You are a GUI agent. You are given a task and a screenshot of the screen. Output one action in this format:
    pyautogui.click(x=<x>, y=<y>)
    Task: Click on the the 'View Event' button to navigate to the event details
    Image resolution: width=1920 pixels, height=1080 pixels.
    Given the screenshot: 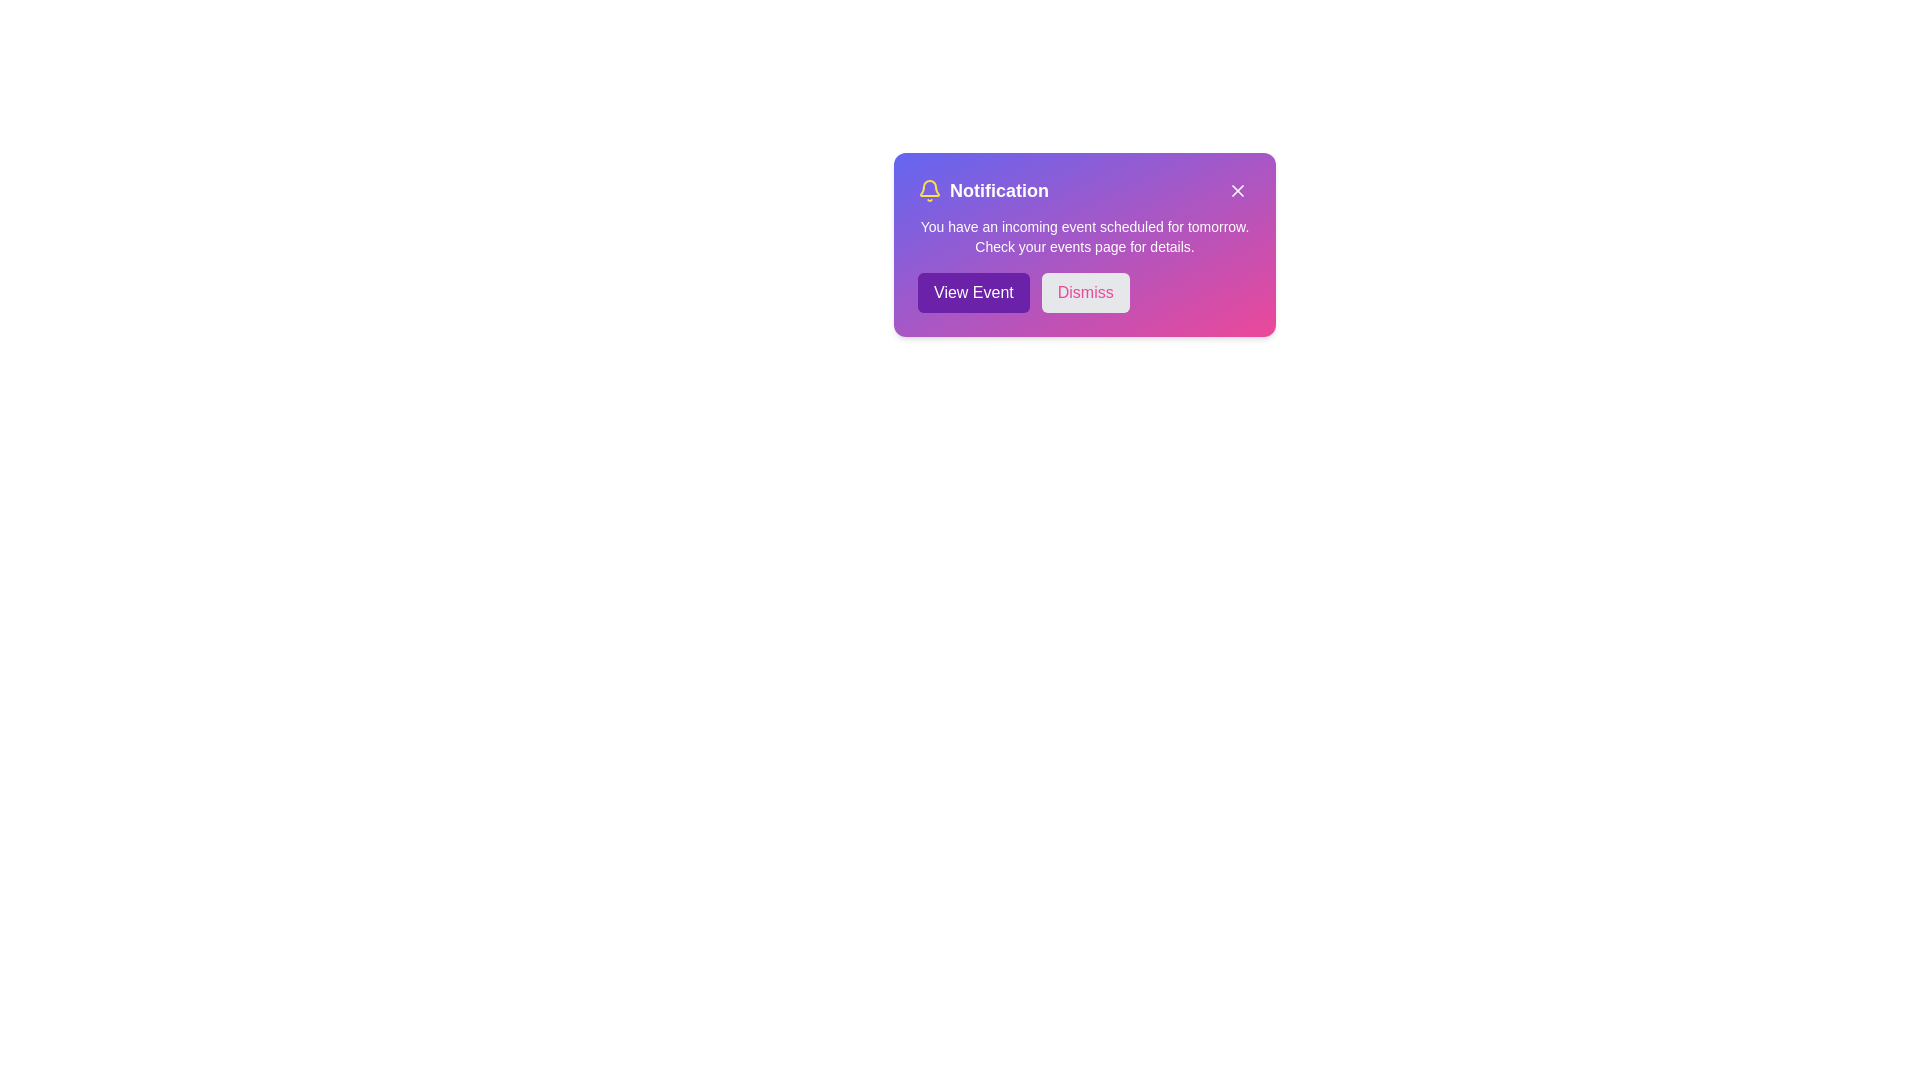 What is the action you would take?
    pyautogui.click(x=973, y=293)
    